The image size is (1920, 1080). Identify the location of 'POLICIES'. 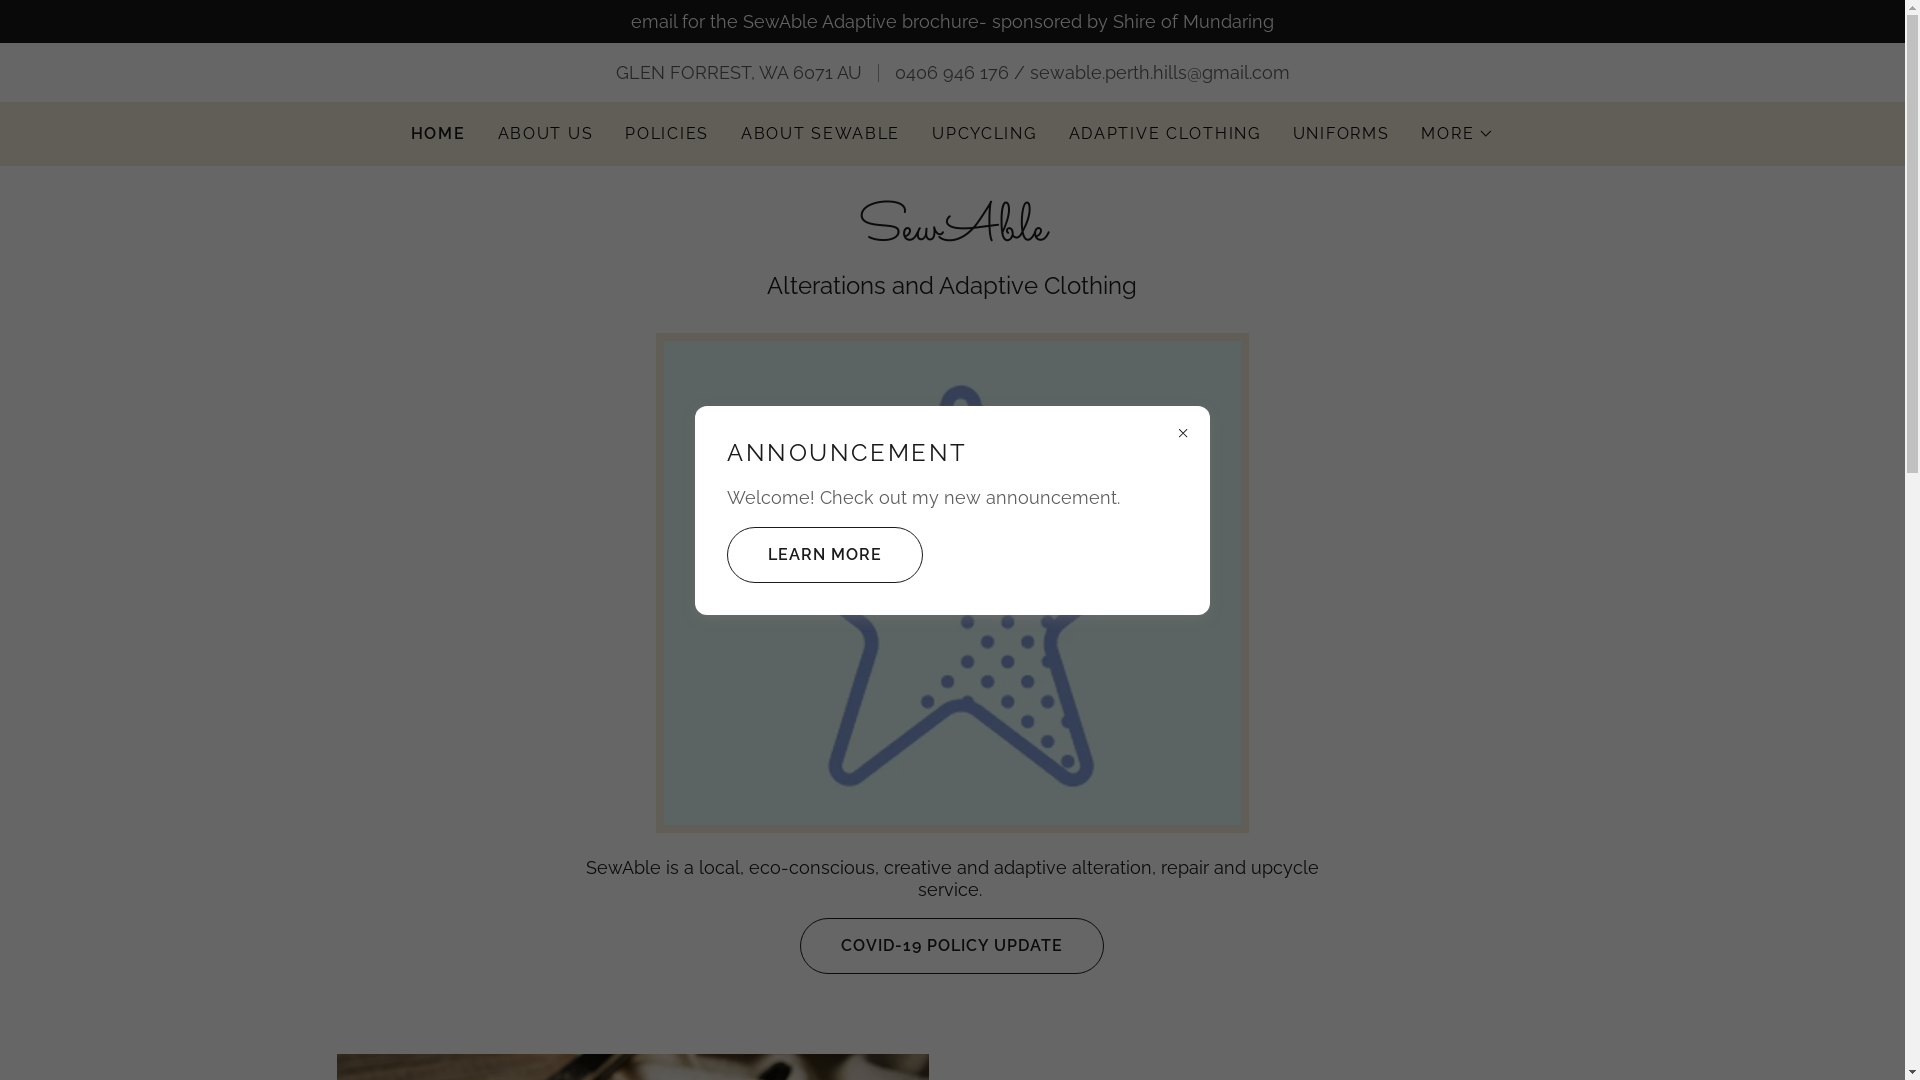
(667, 134).